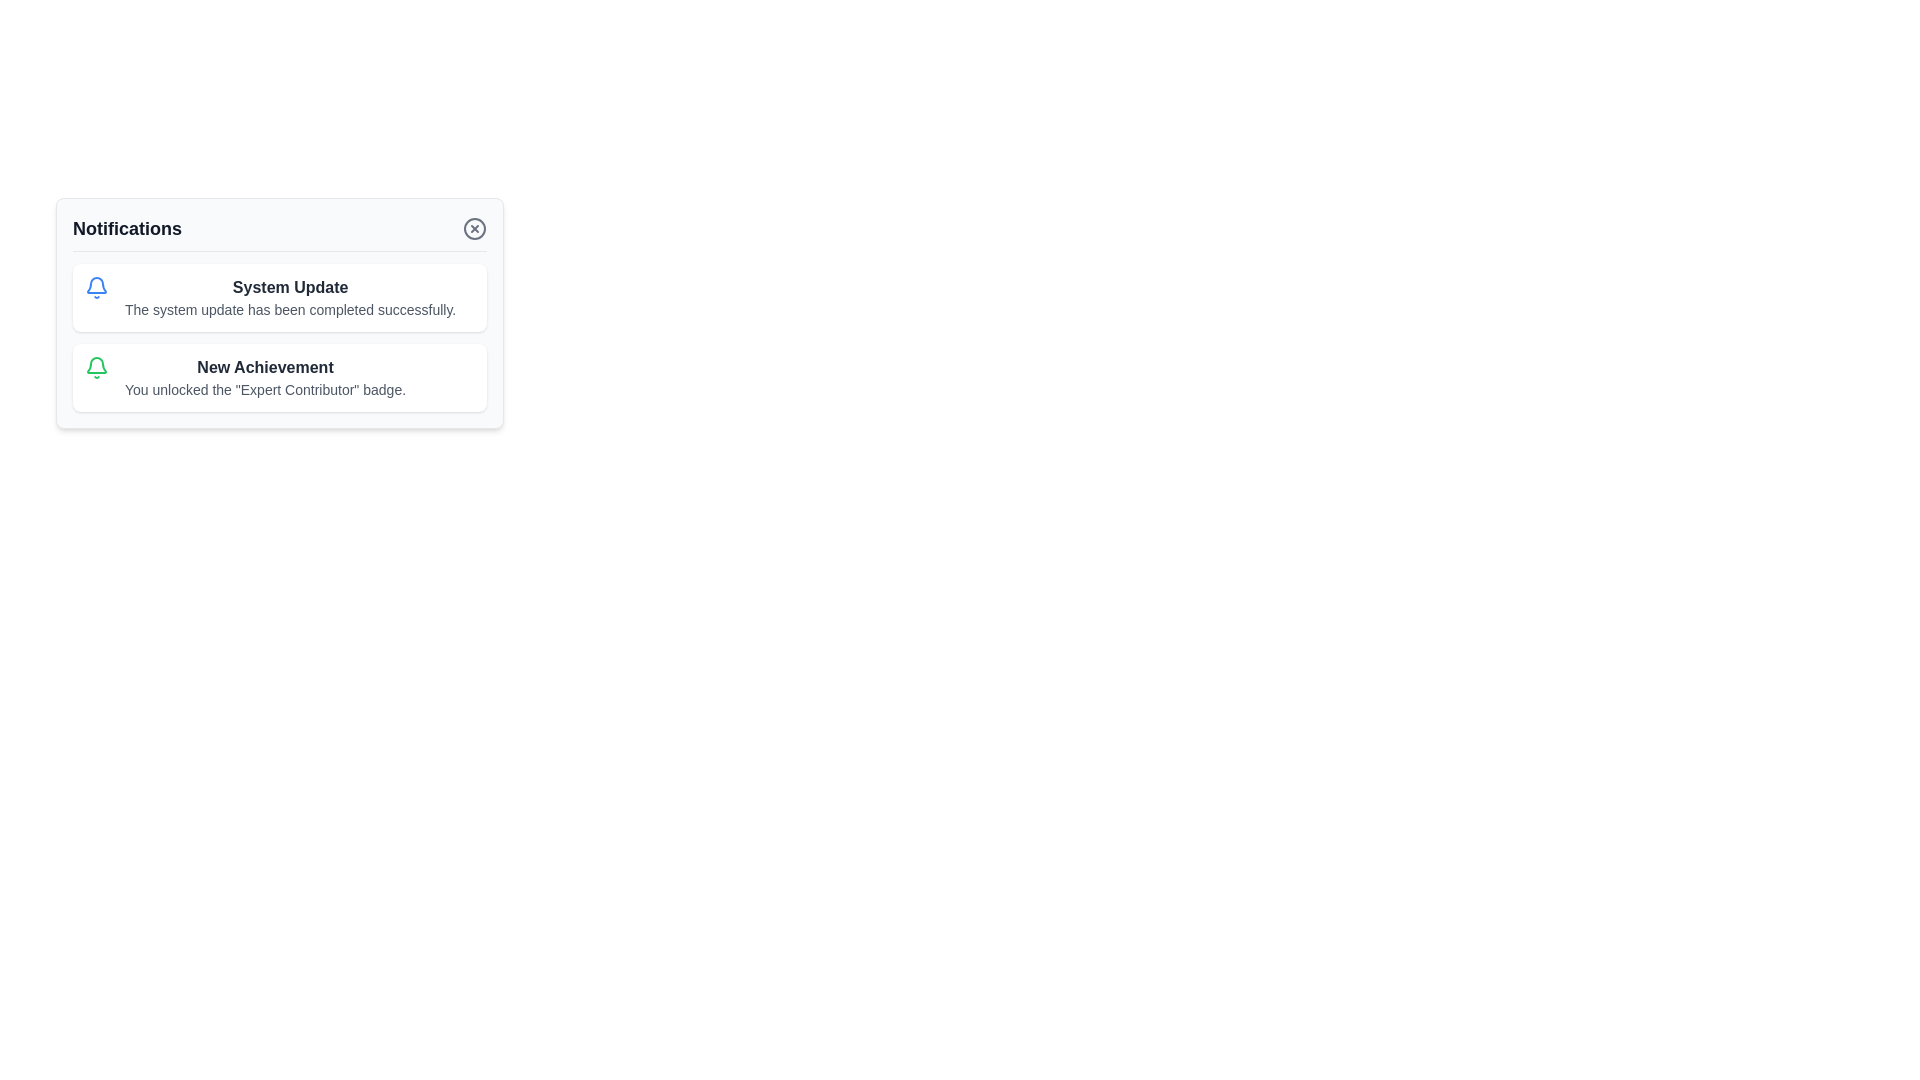  Describe the element at coordinates (289, 288) in the screenshot. I see `text from the 'System Update' label, which is a bold gray text located at the top-left of a notification card in the notifications panel` at that location.